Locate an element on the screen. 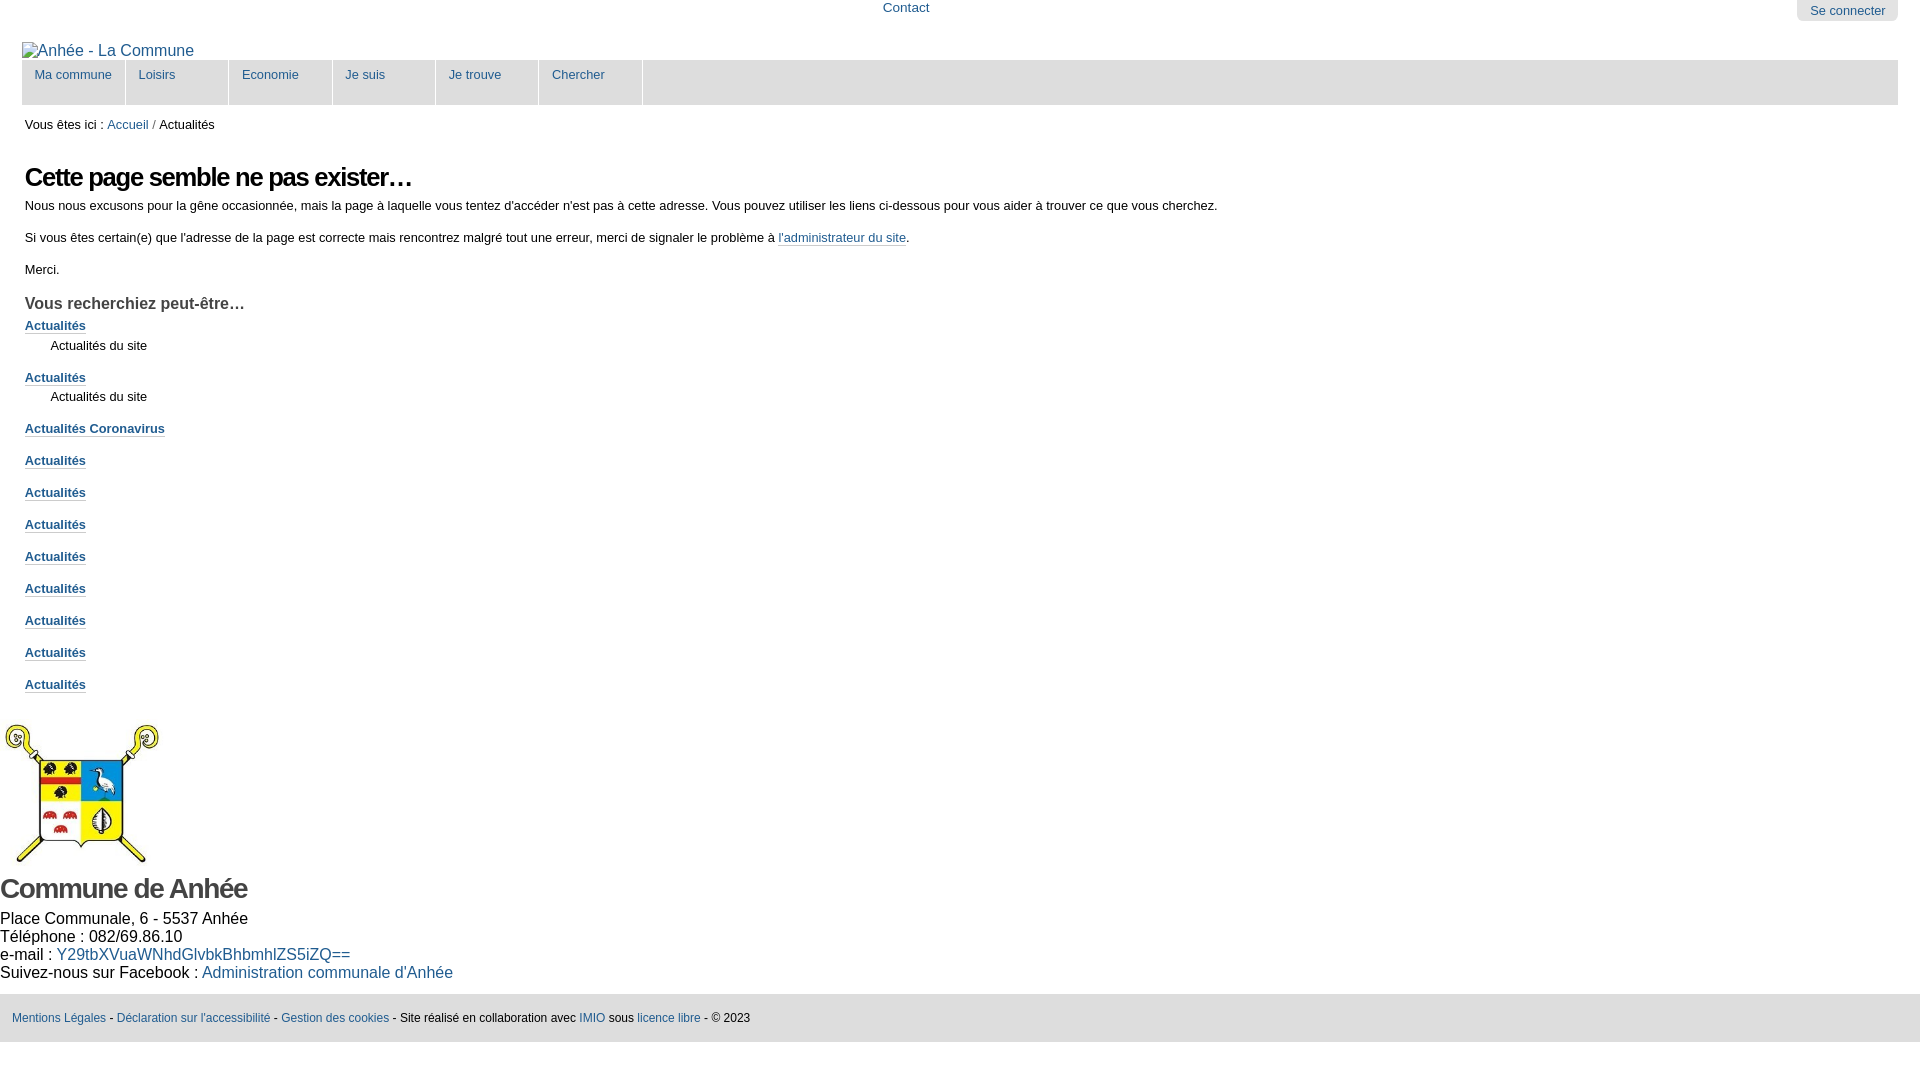 Image resolution: width=1920 pixels, height=1080 pixels. 'Economie' is located at coordinates (279, 80).